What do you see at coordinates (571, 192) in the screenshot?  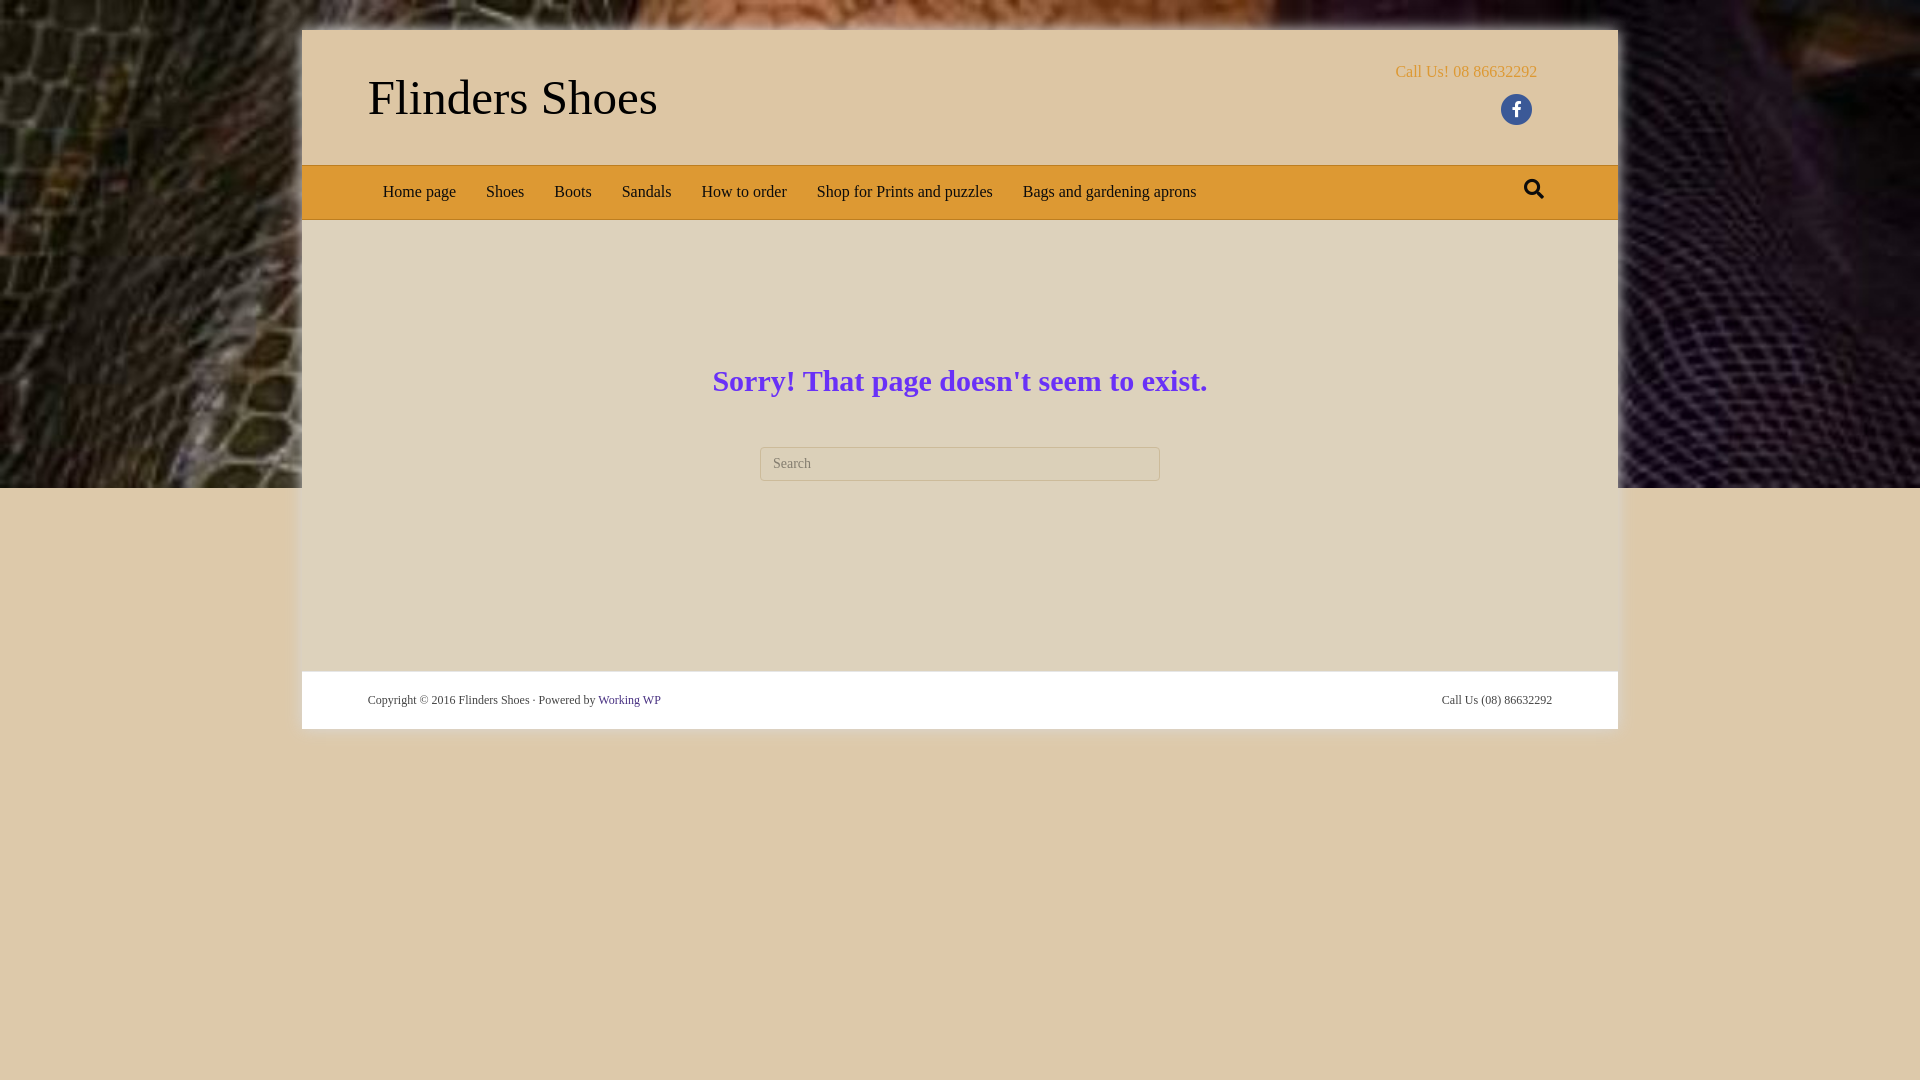 I see `'Boots'` at bounding box center [571, 192].